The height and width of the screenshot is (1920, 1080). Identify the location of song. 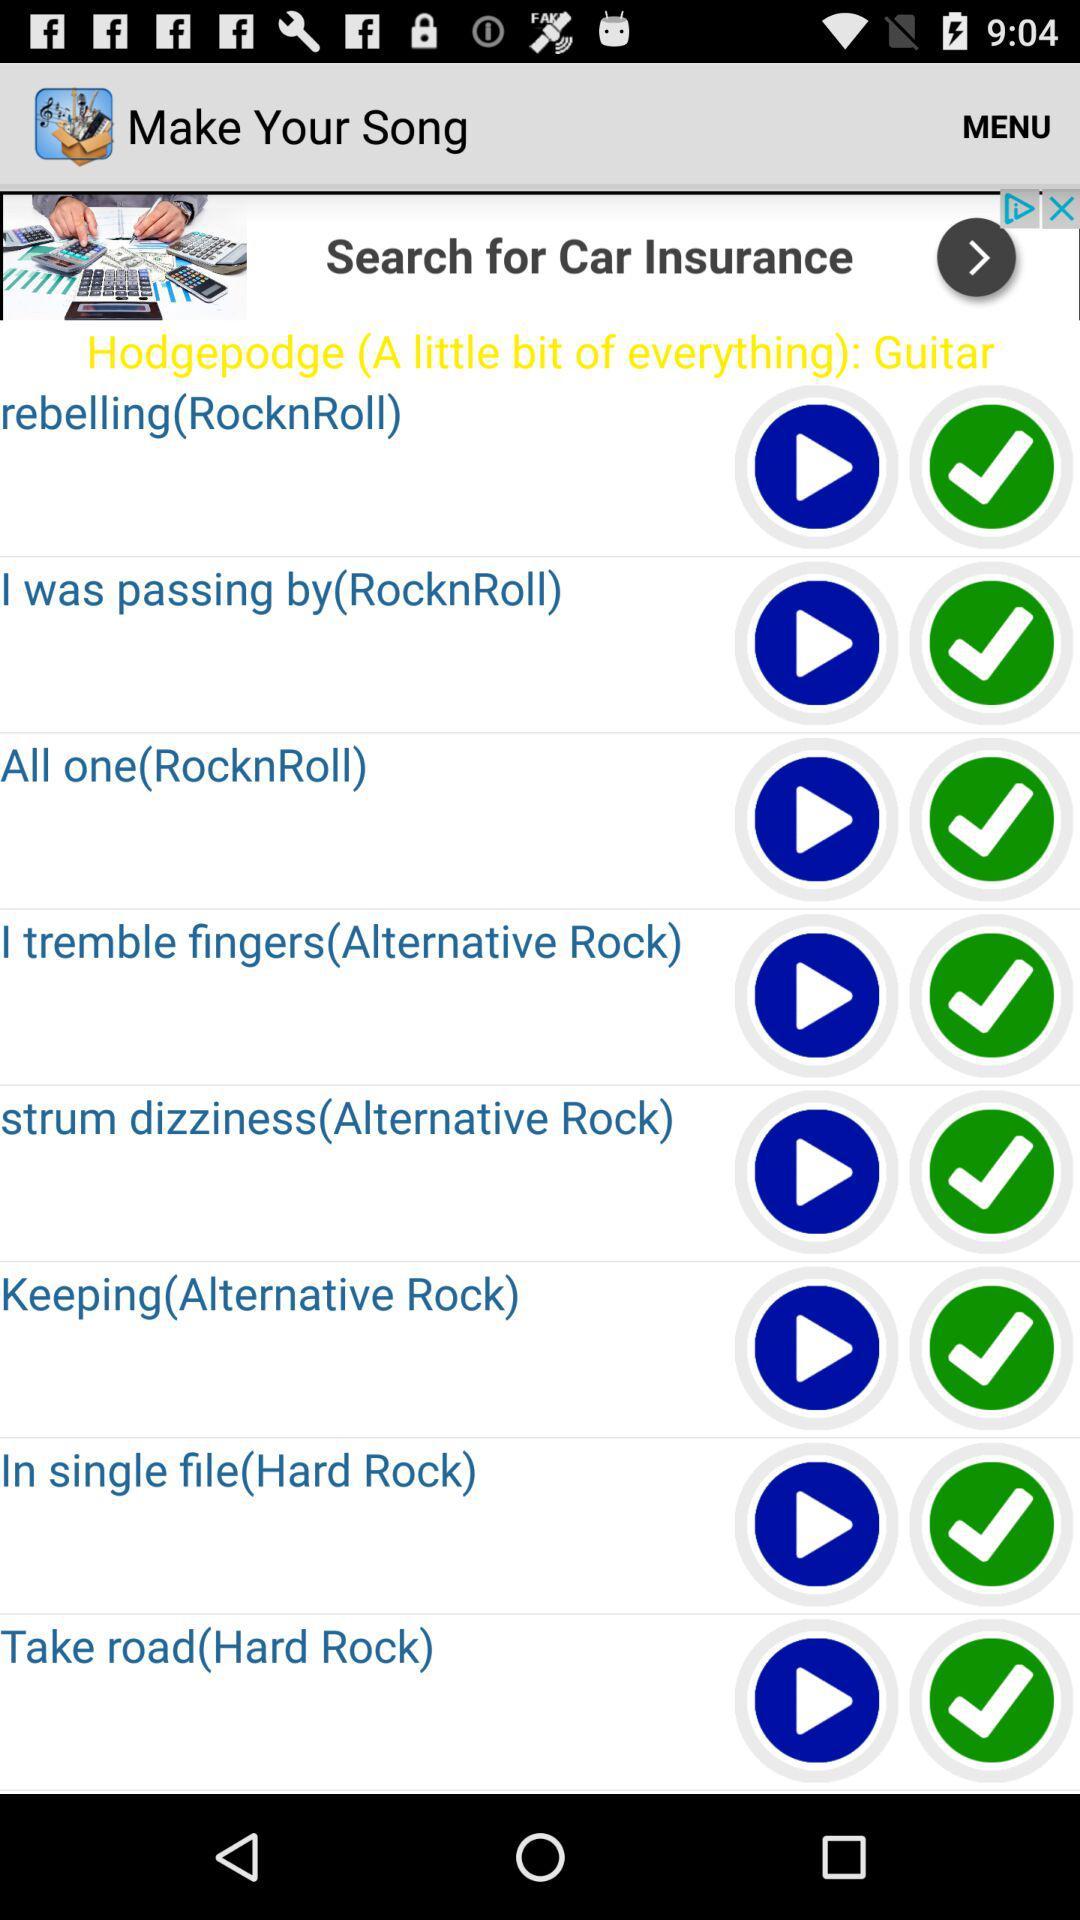
(817, 1173).